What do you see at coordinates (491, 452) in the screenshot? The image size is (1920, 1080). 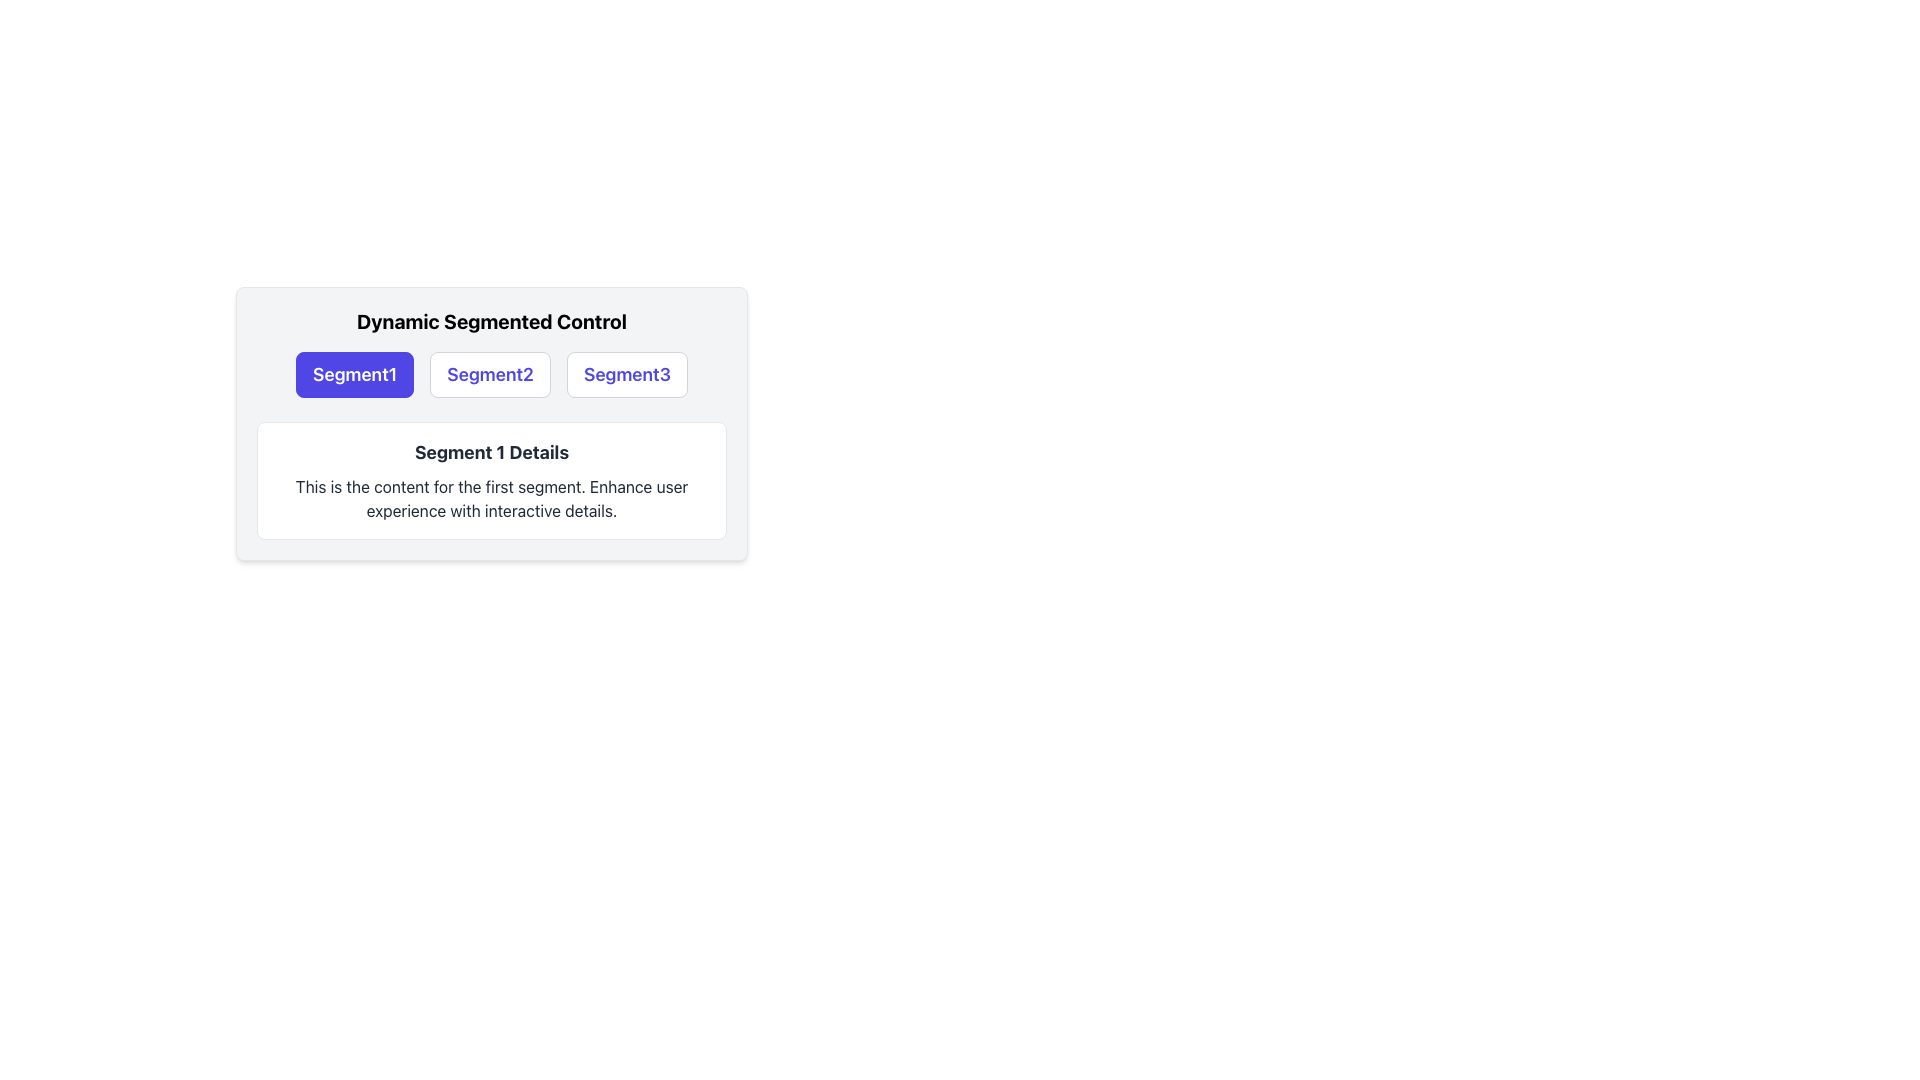 I see `the bold heading labeled 'Segment 1 Details', which is visually distinct and positioned above the paragraph block related to 'Segment 1'` at bounding box center [491, 452].